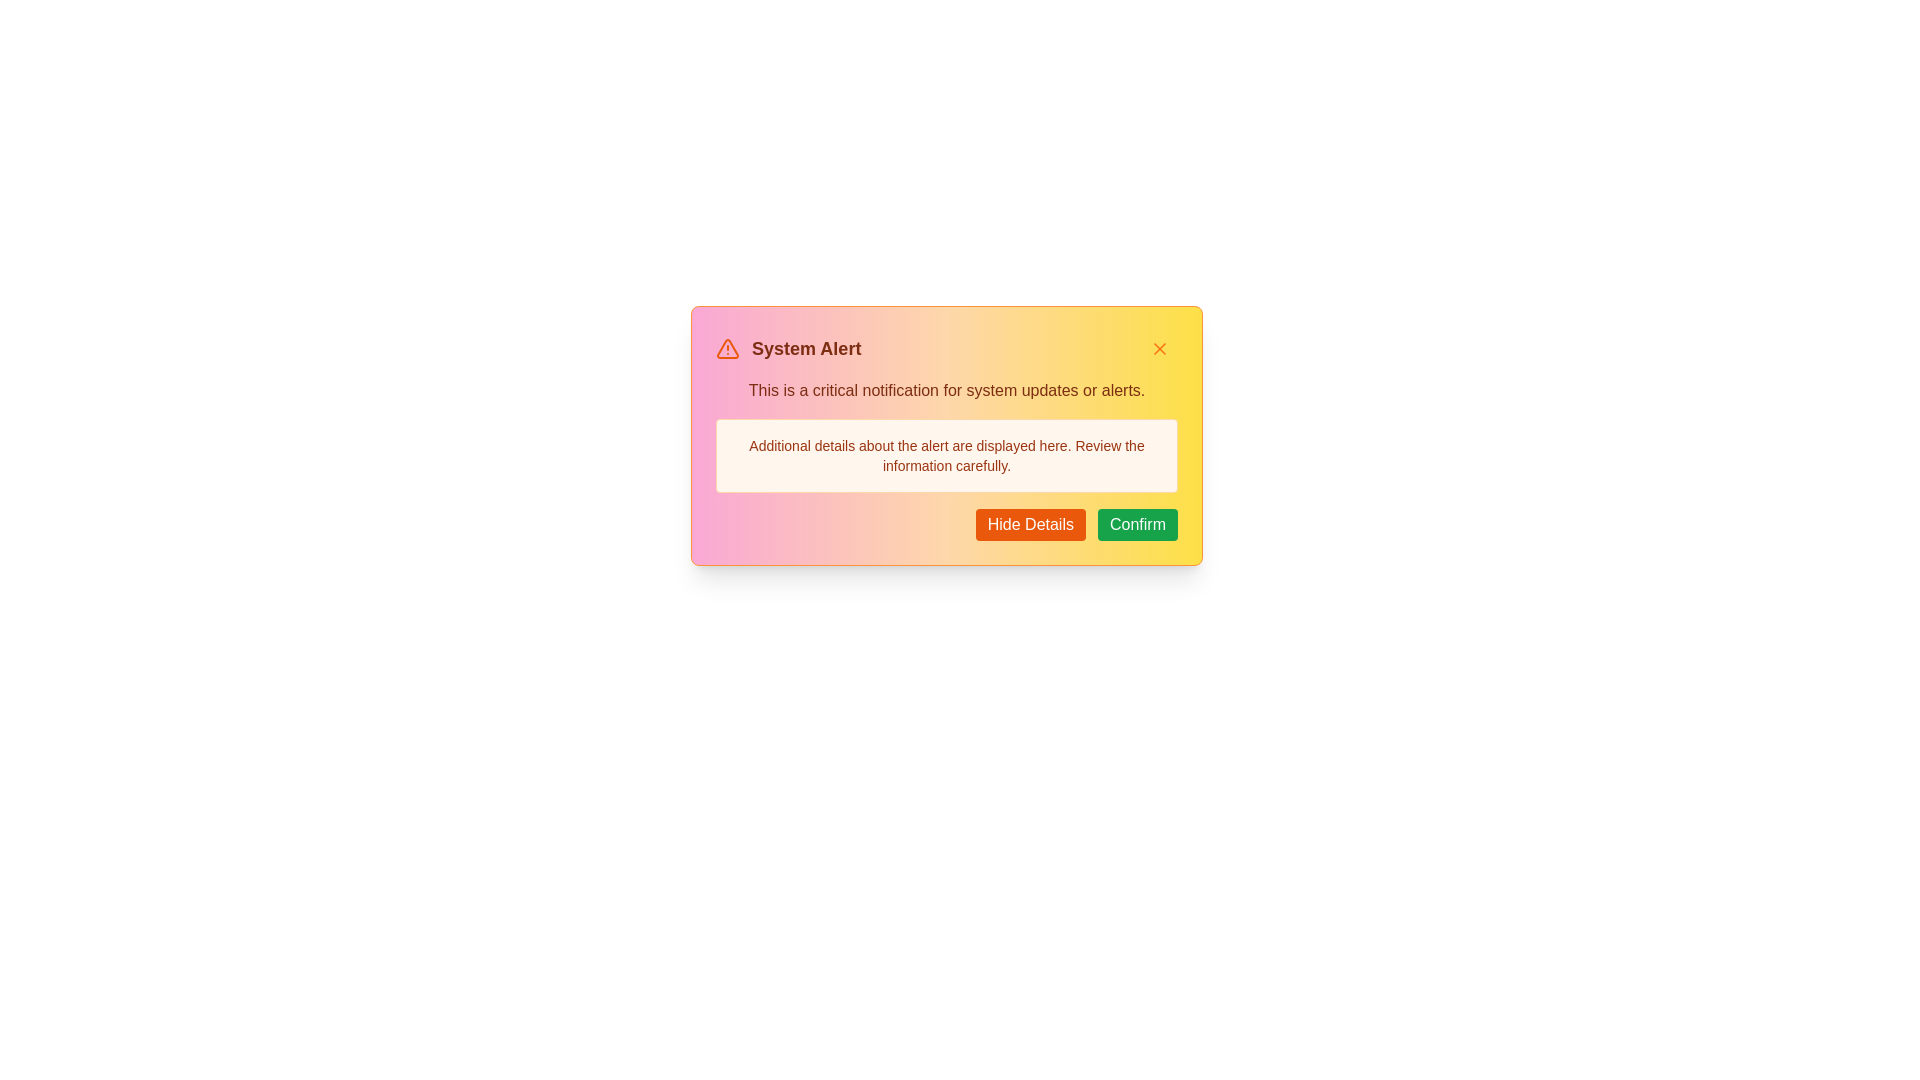 The height and width of the screenshot is (1080, 1920). What do you see at coordinates (1030, 523) in the screenshot?
I see `the 'Hide Details' button to toggle the visibility of the detailed information section` at bounding box center [1030, 523].